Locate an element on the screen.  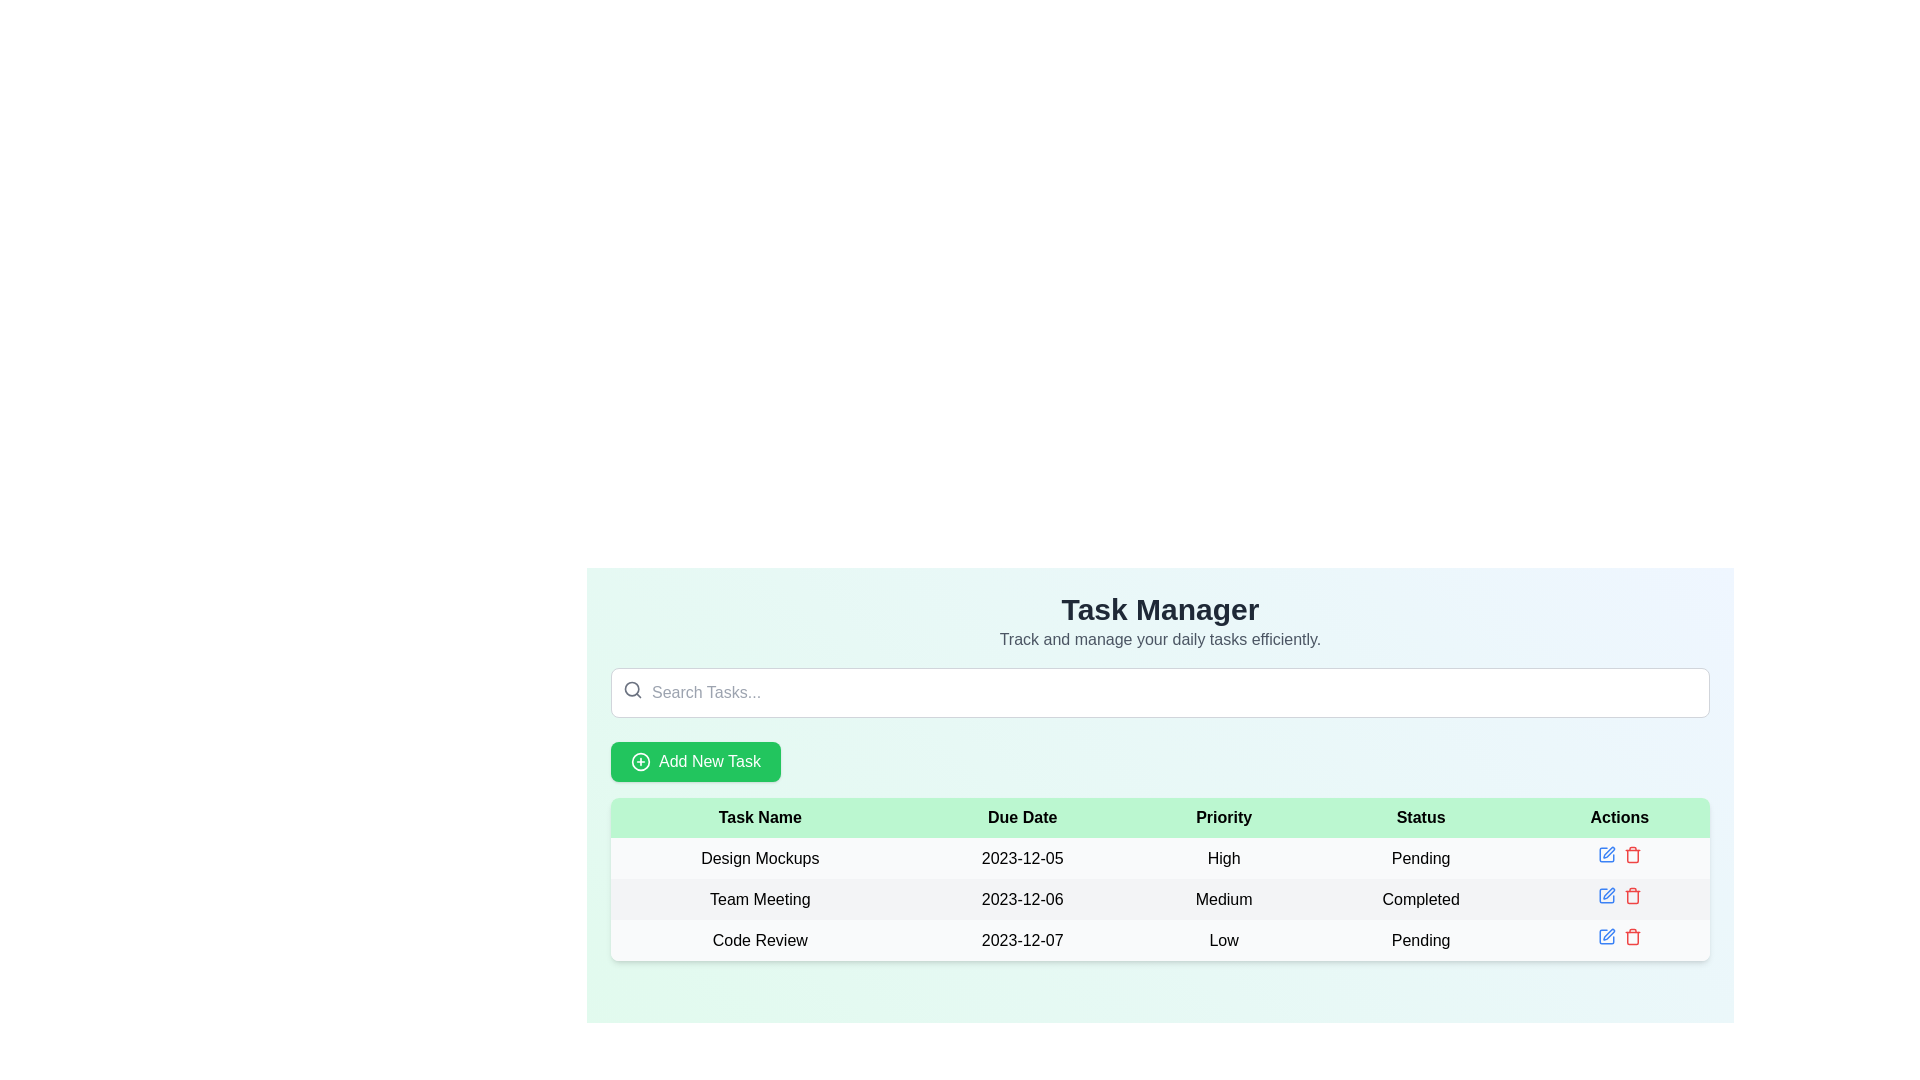
the circular vector graphic within the plus sign icon located in the green 'Add New Task' button is located at coordinates (641, 762).